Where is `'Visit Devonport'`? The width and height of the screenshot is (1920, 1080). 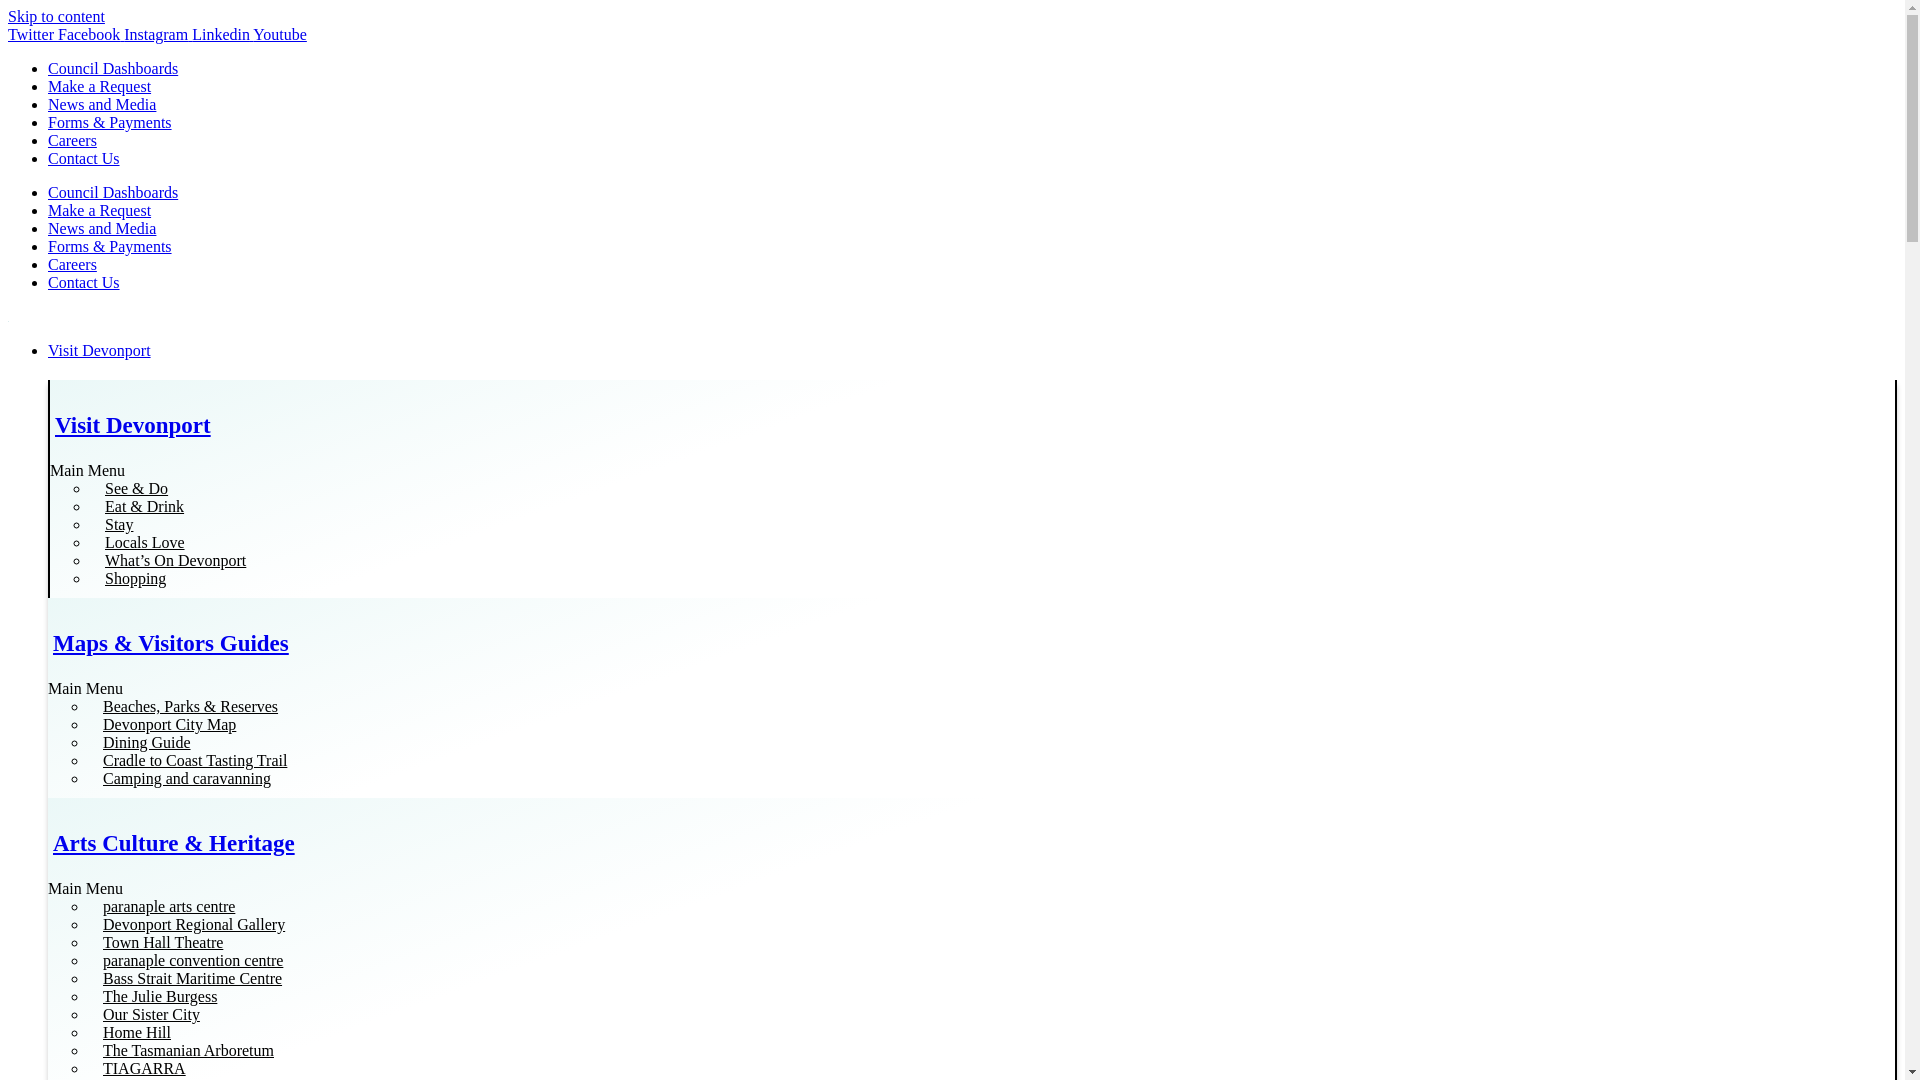
'Visit Devonport' is located at coordinates (48, 350).